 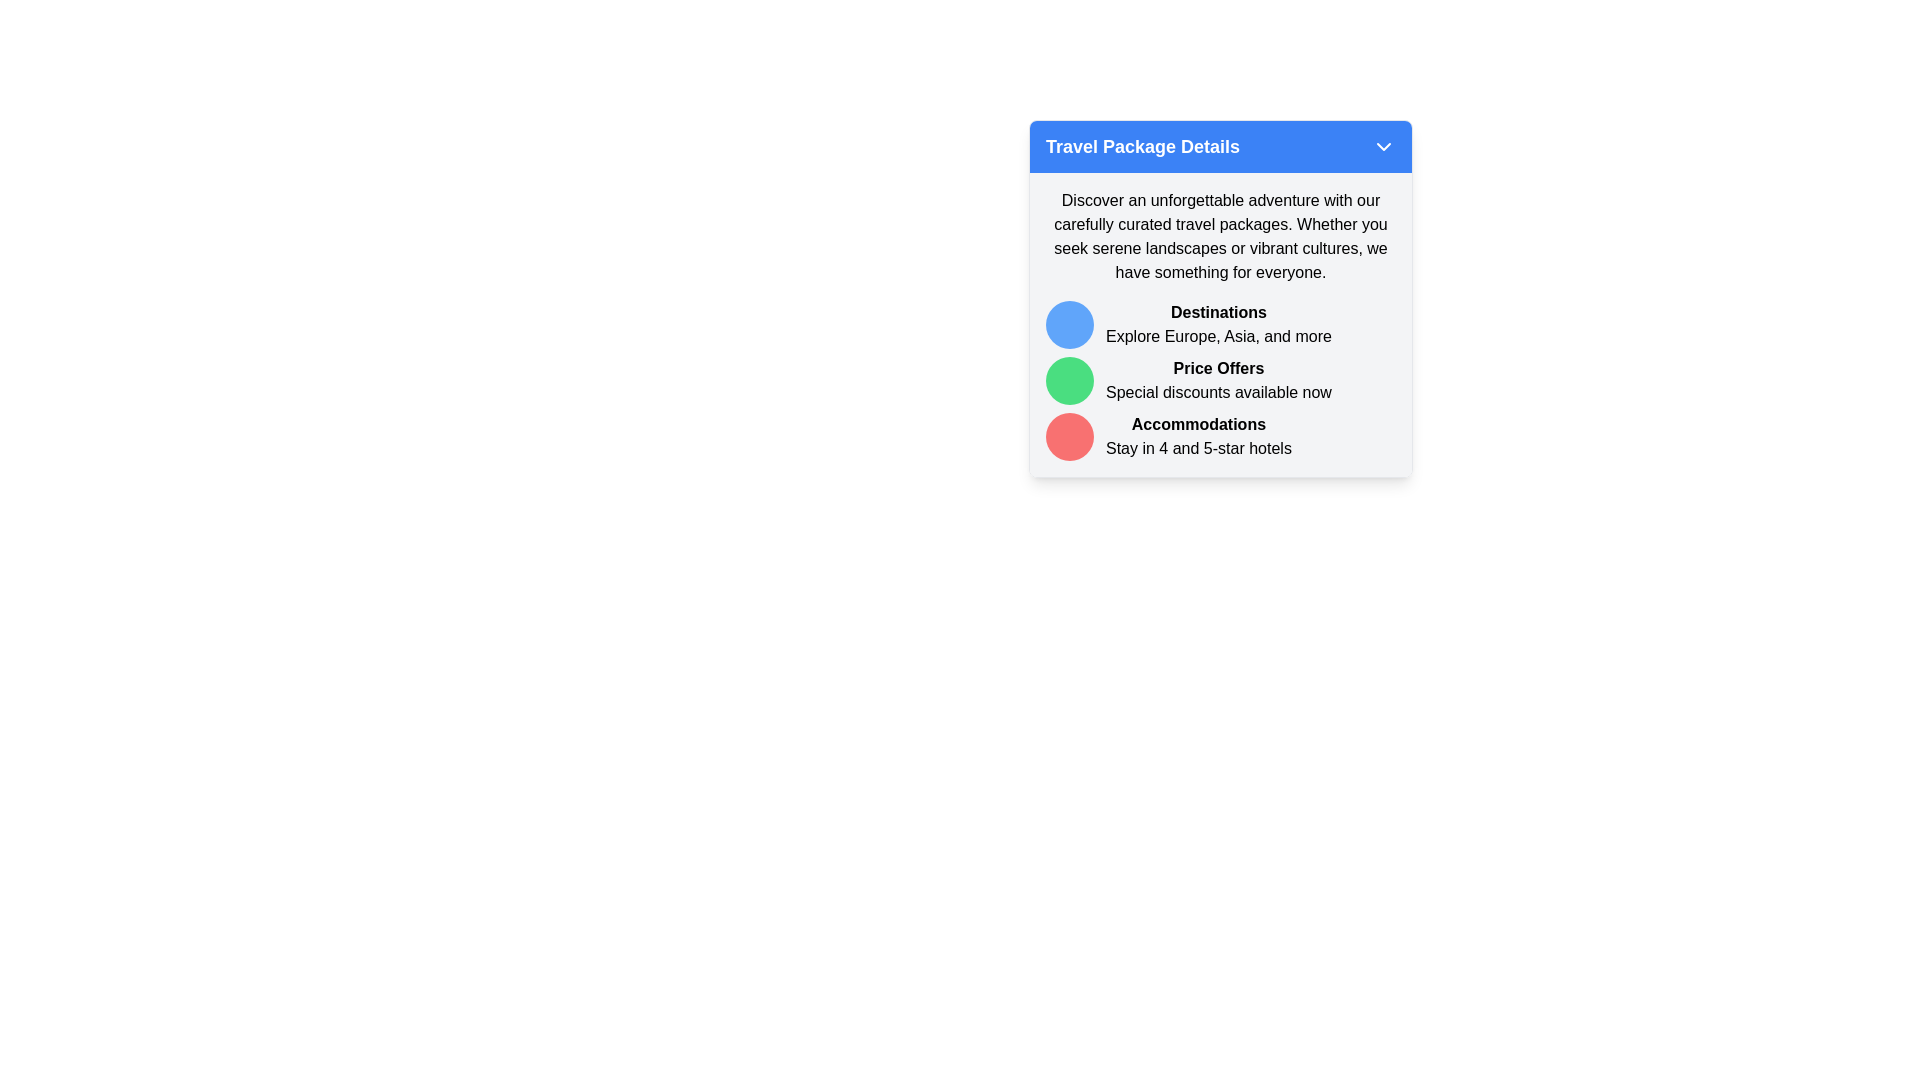 What do you see at coordinates (1219, 381) in the screenshot?
I see `information displayed in the content block that provides details about price-related offers, located between the 'Destinations' and 'Accommodations' sections` at bounding box center [1219, 381].